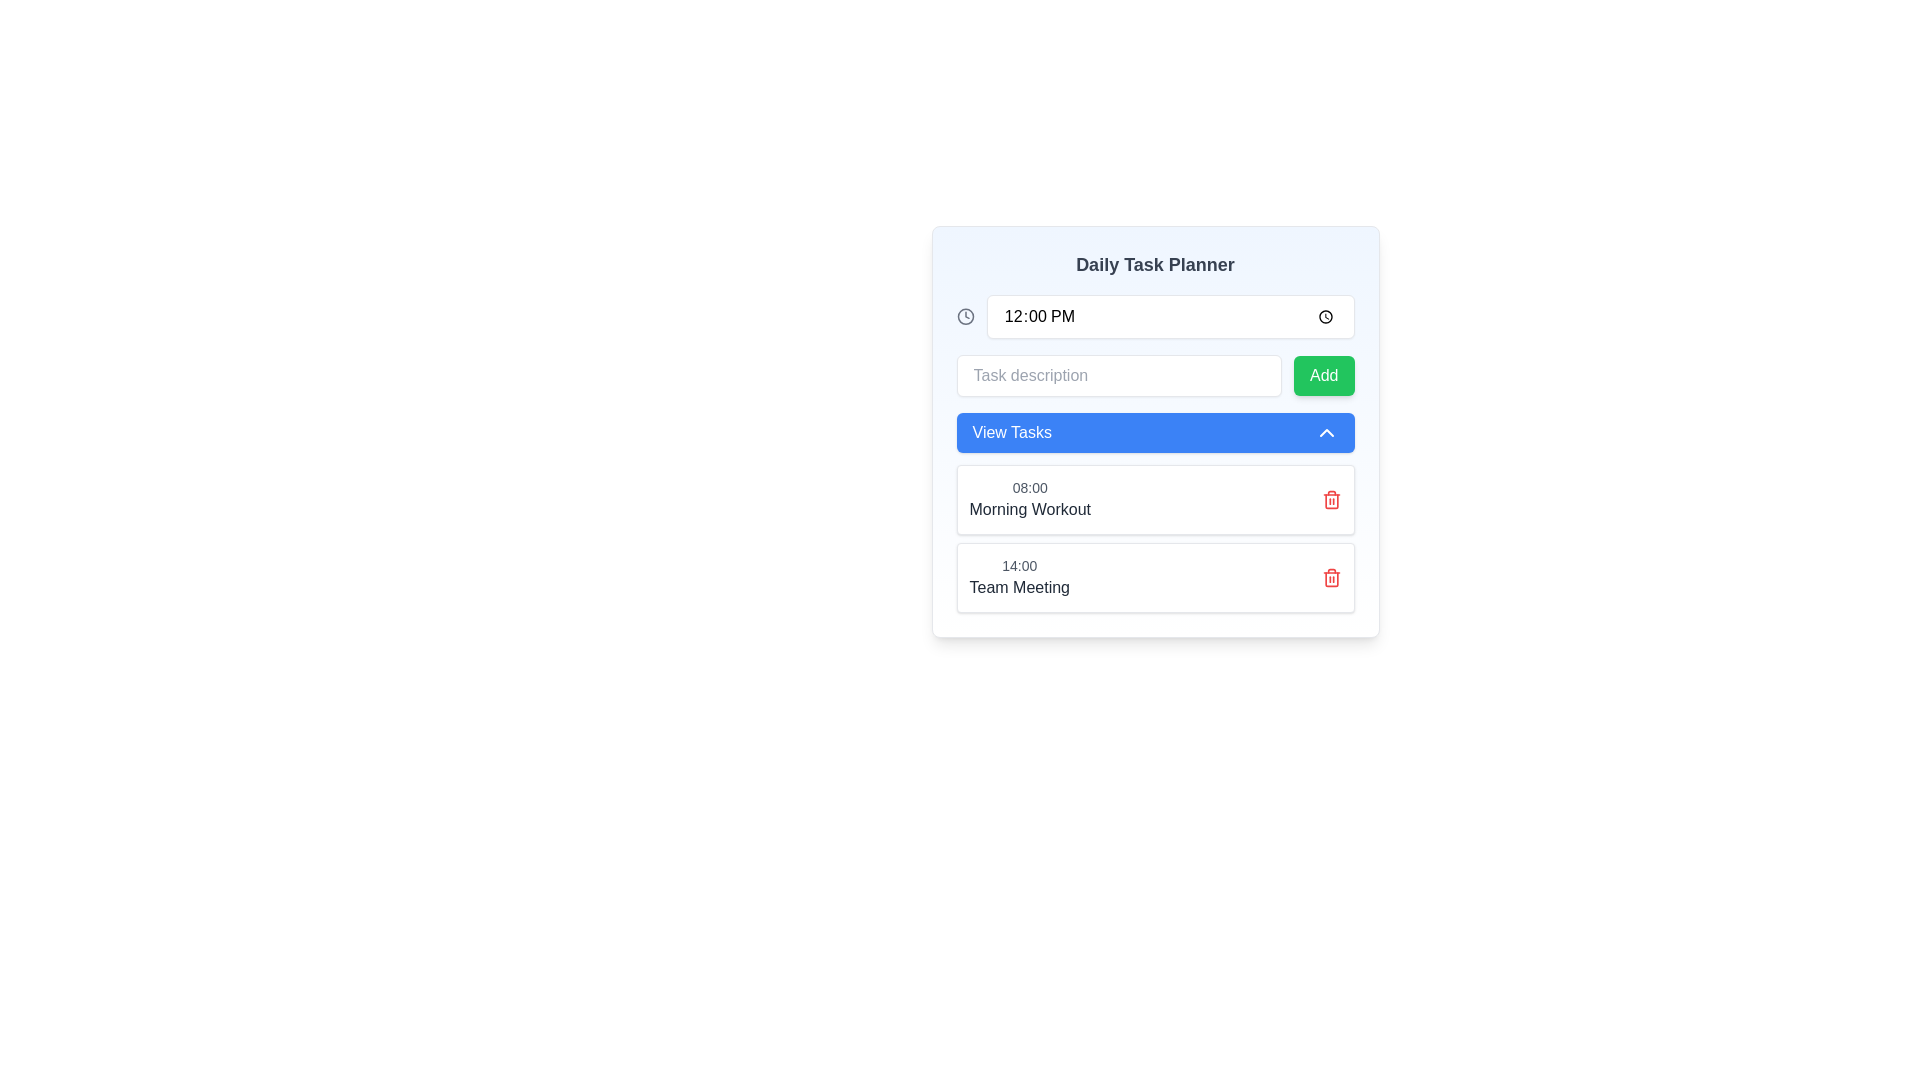  I want to click on the text of the 'Team Meeting' label displayed in bold font in the task list, located in the center-right section of the interface, so click(1019, 586).